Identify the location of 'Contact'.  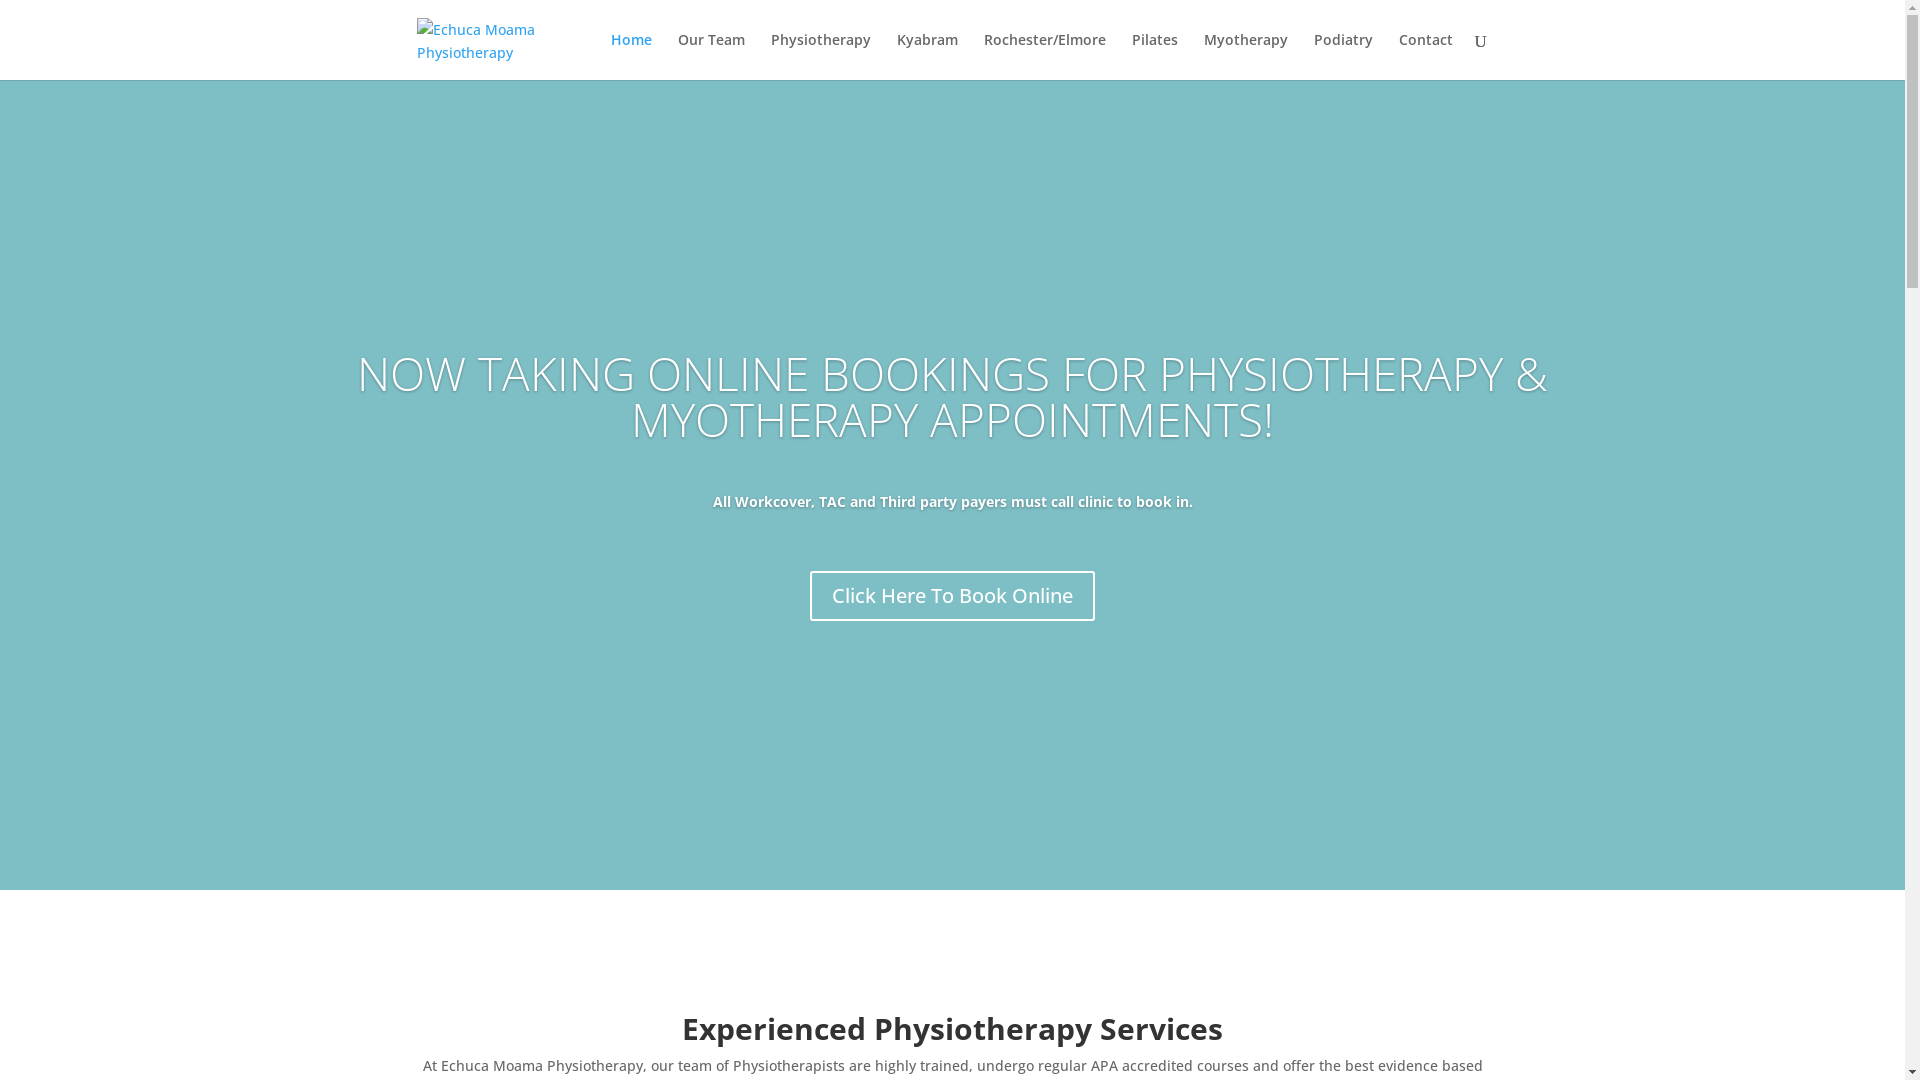
(1424, 55).